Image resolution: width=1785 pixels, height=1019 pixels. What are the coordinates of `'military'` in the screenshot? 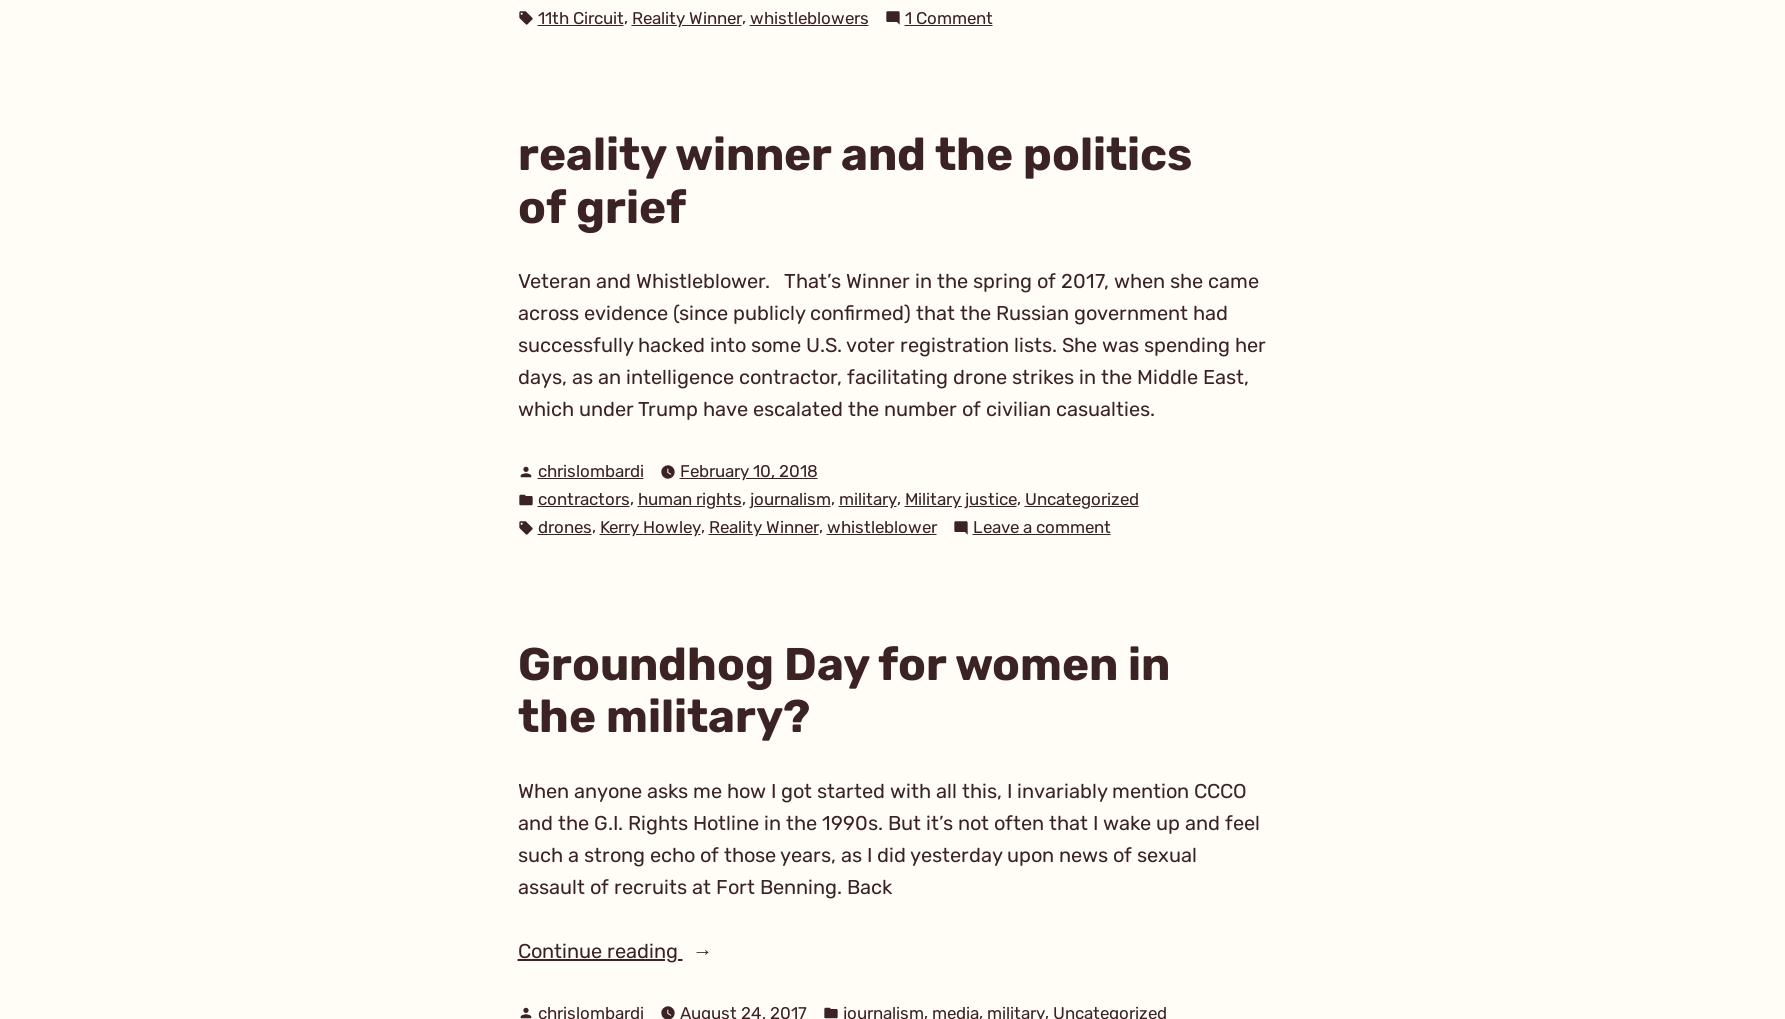 It's located at (866, 498).